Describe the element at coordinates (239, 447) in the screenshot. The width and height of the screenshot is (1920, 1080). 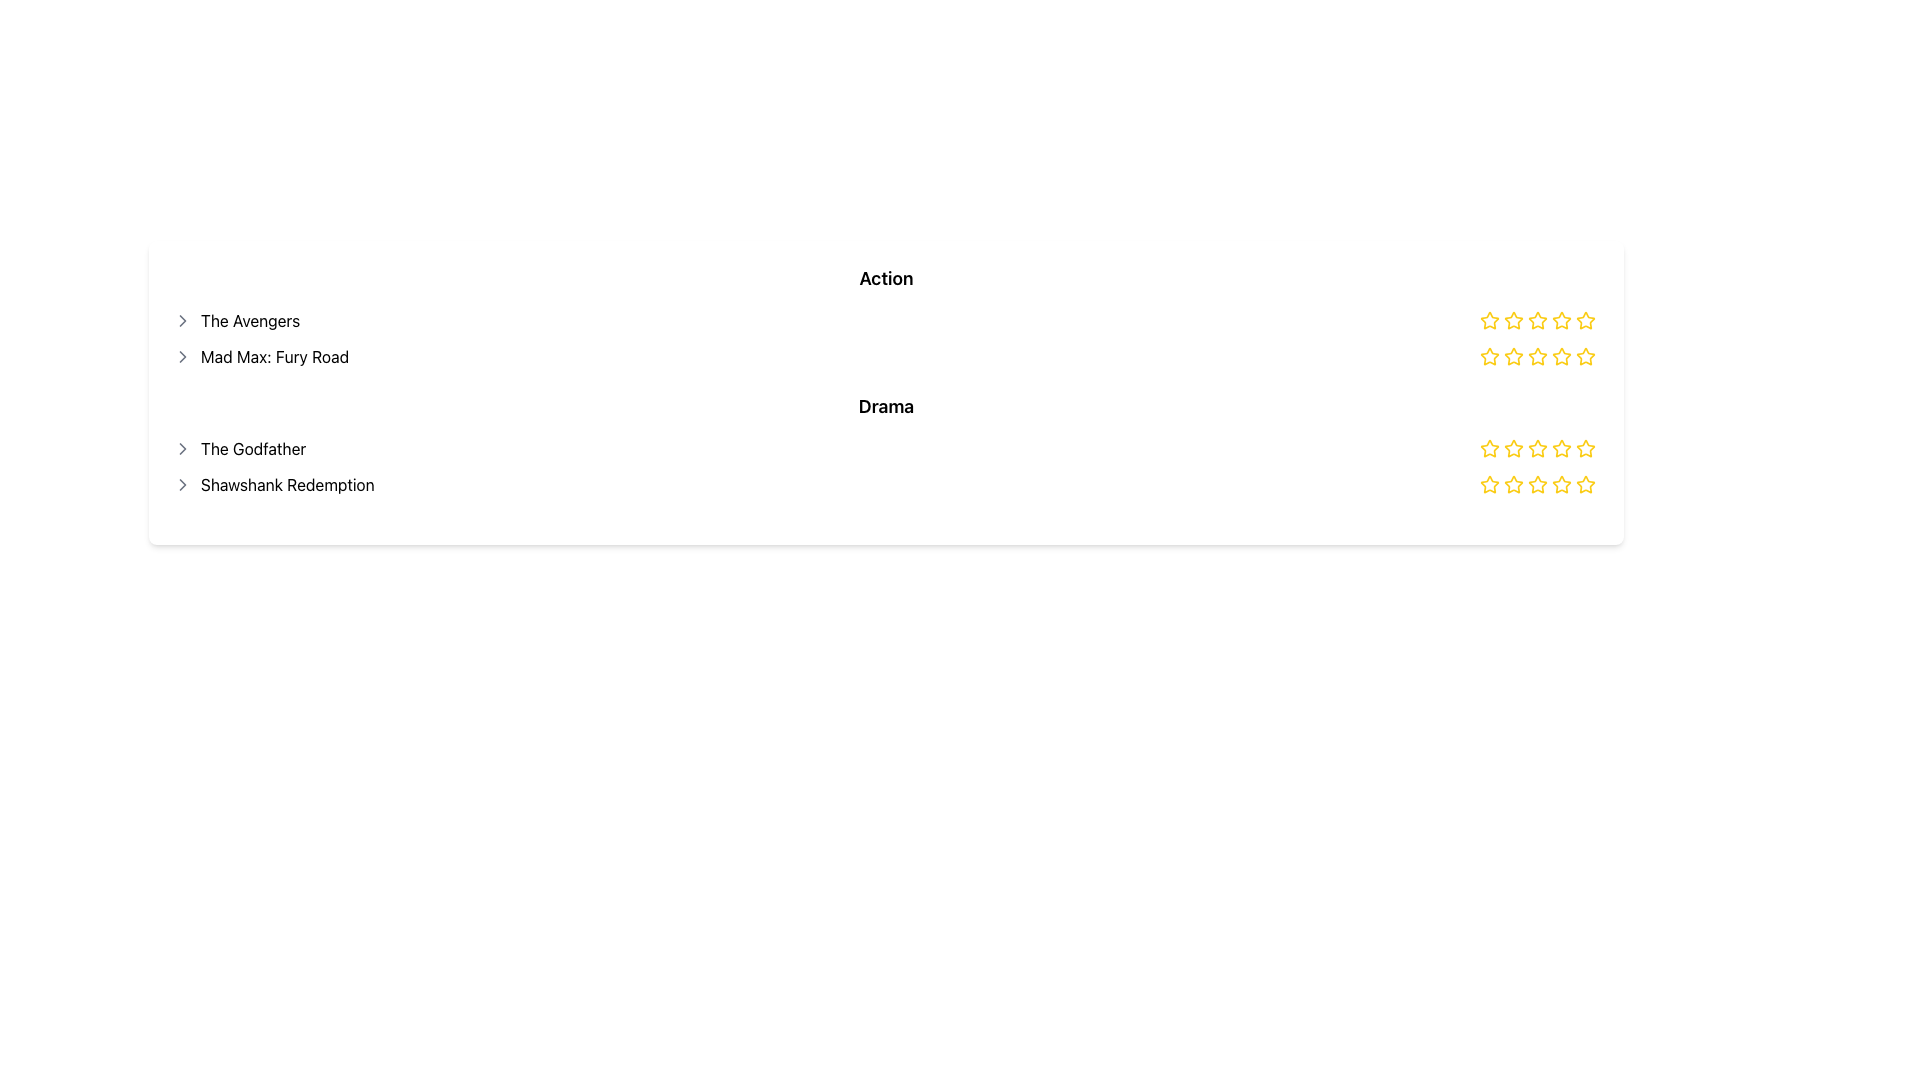
I see `the icon next to the text label that represents a movie entry in the list` at that location.